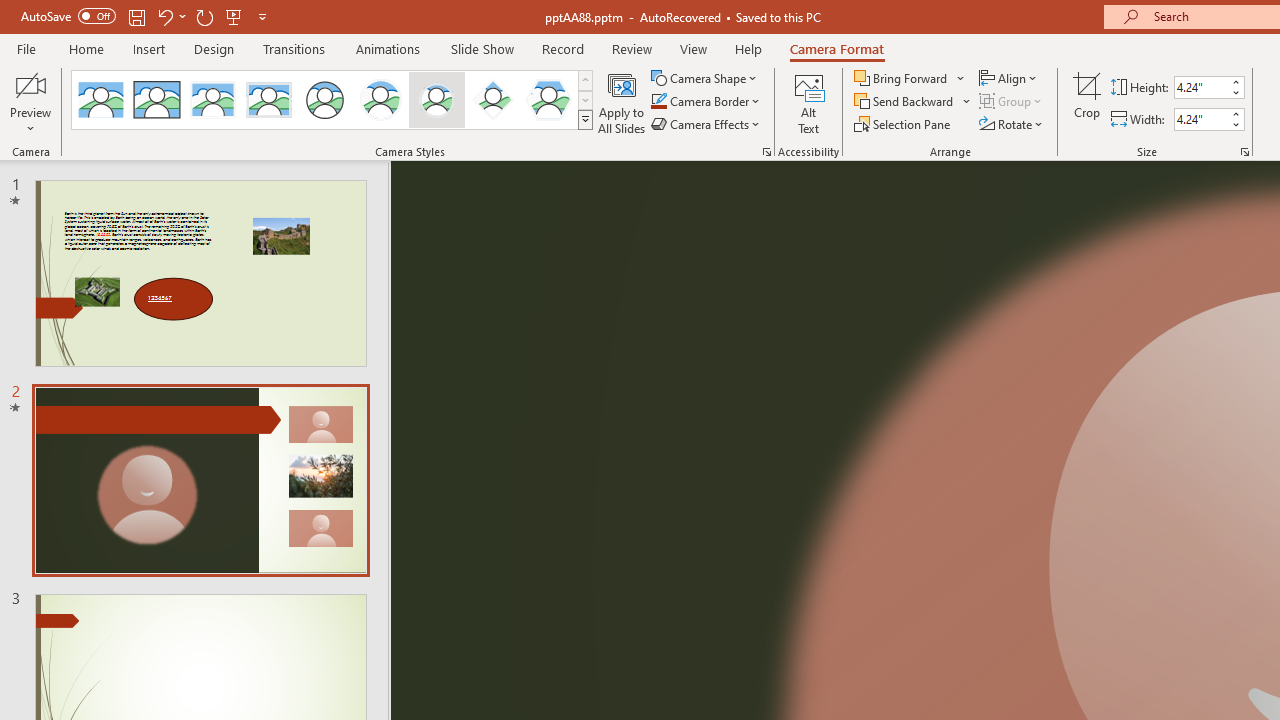 The image size is (1280, 720). Describe the element at coordinates (621, 103) in the screenshot. I see `'Apply to All Slides'` at that location.